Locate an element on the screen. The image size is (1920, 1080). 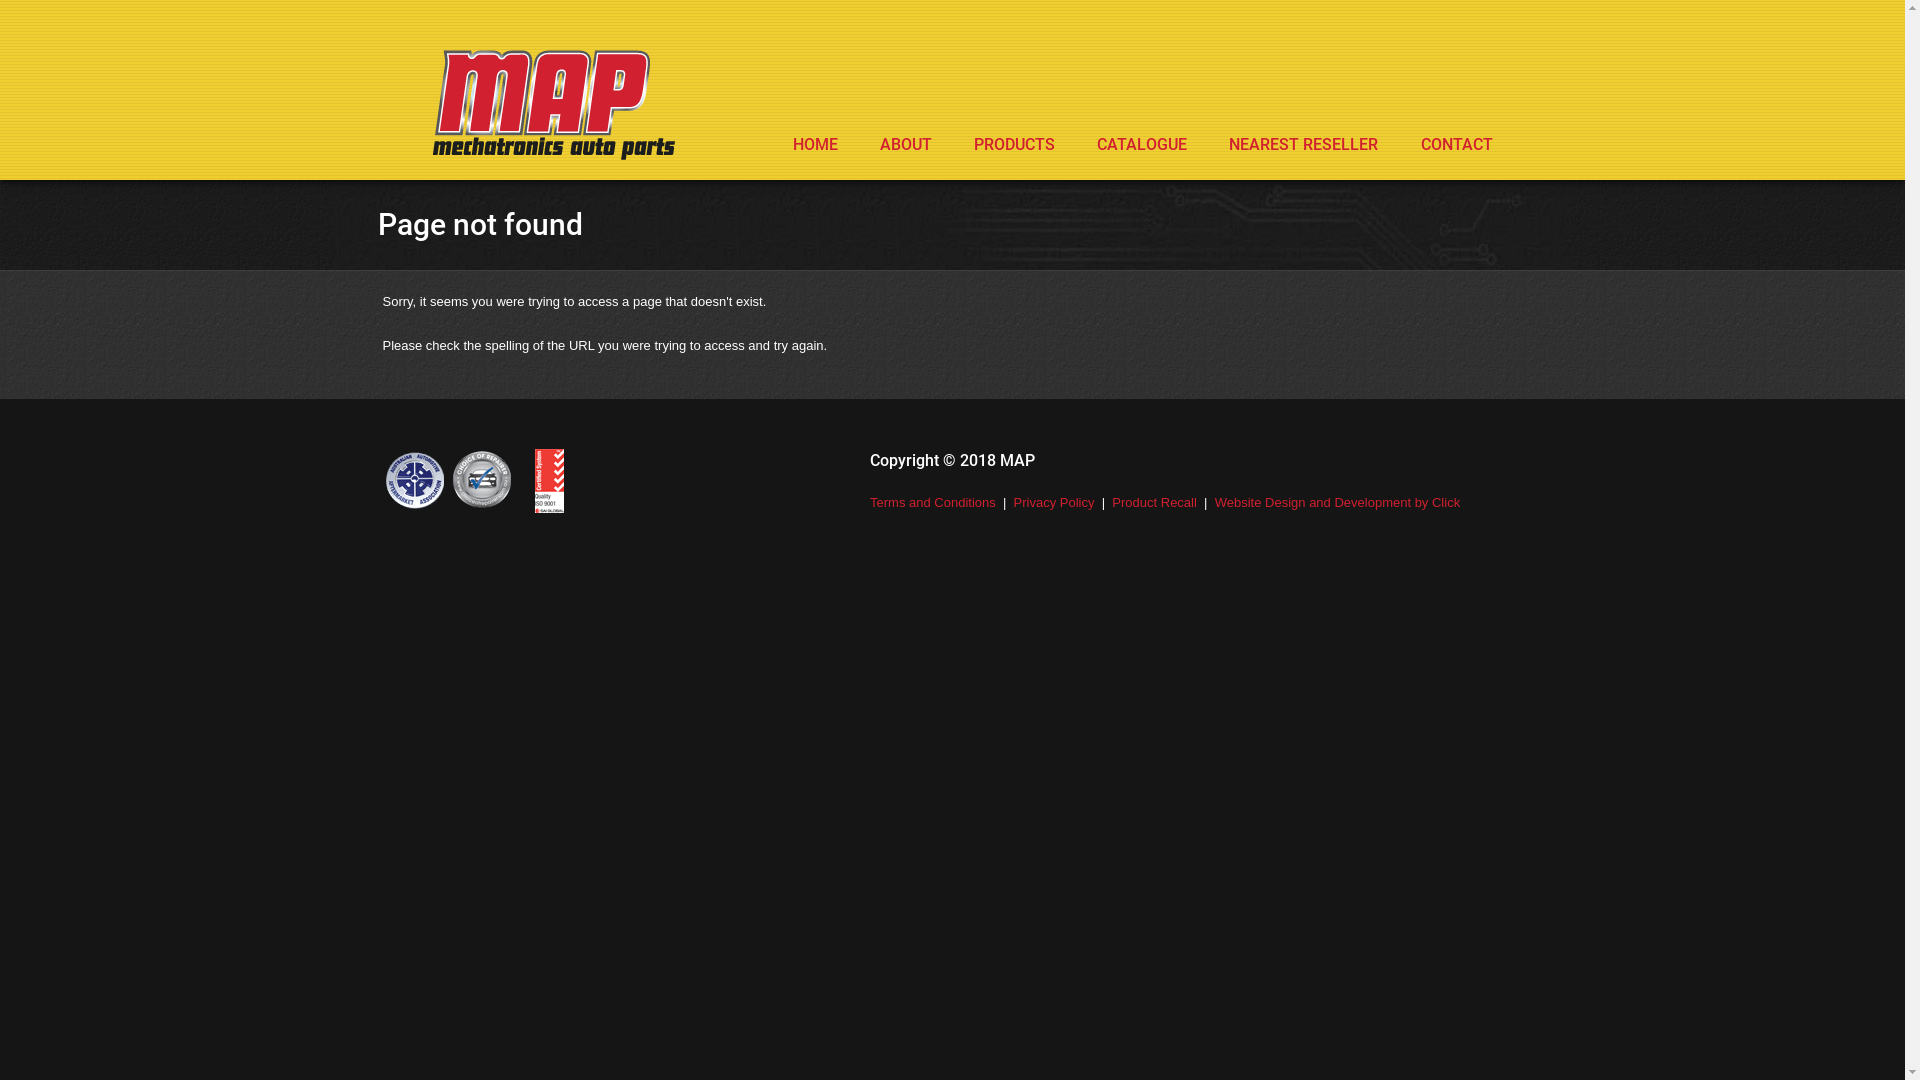
'CONTACT' is located at coordinates (1457, 144).